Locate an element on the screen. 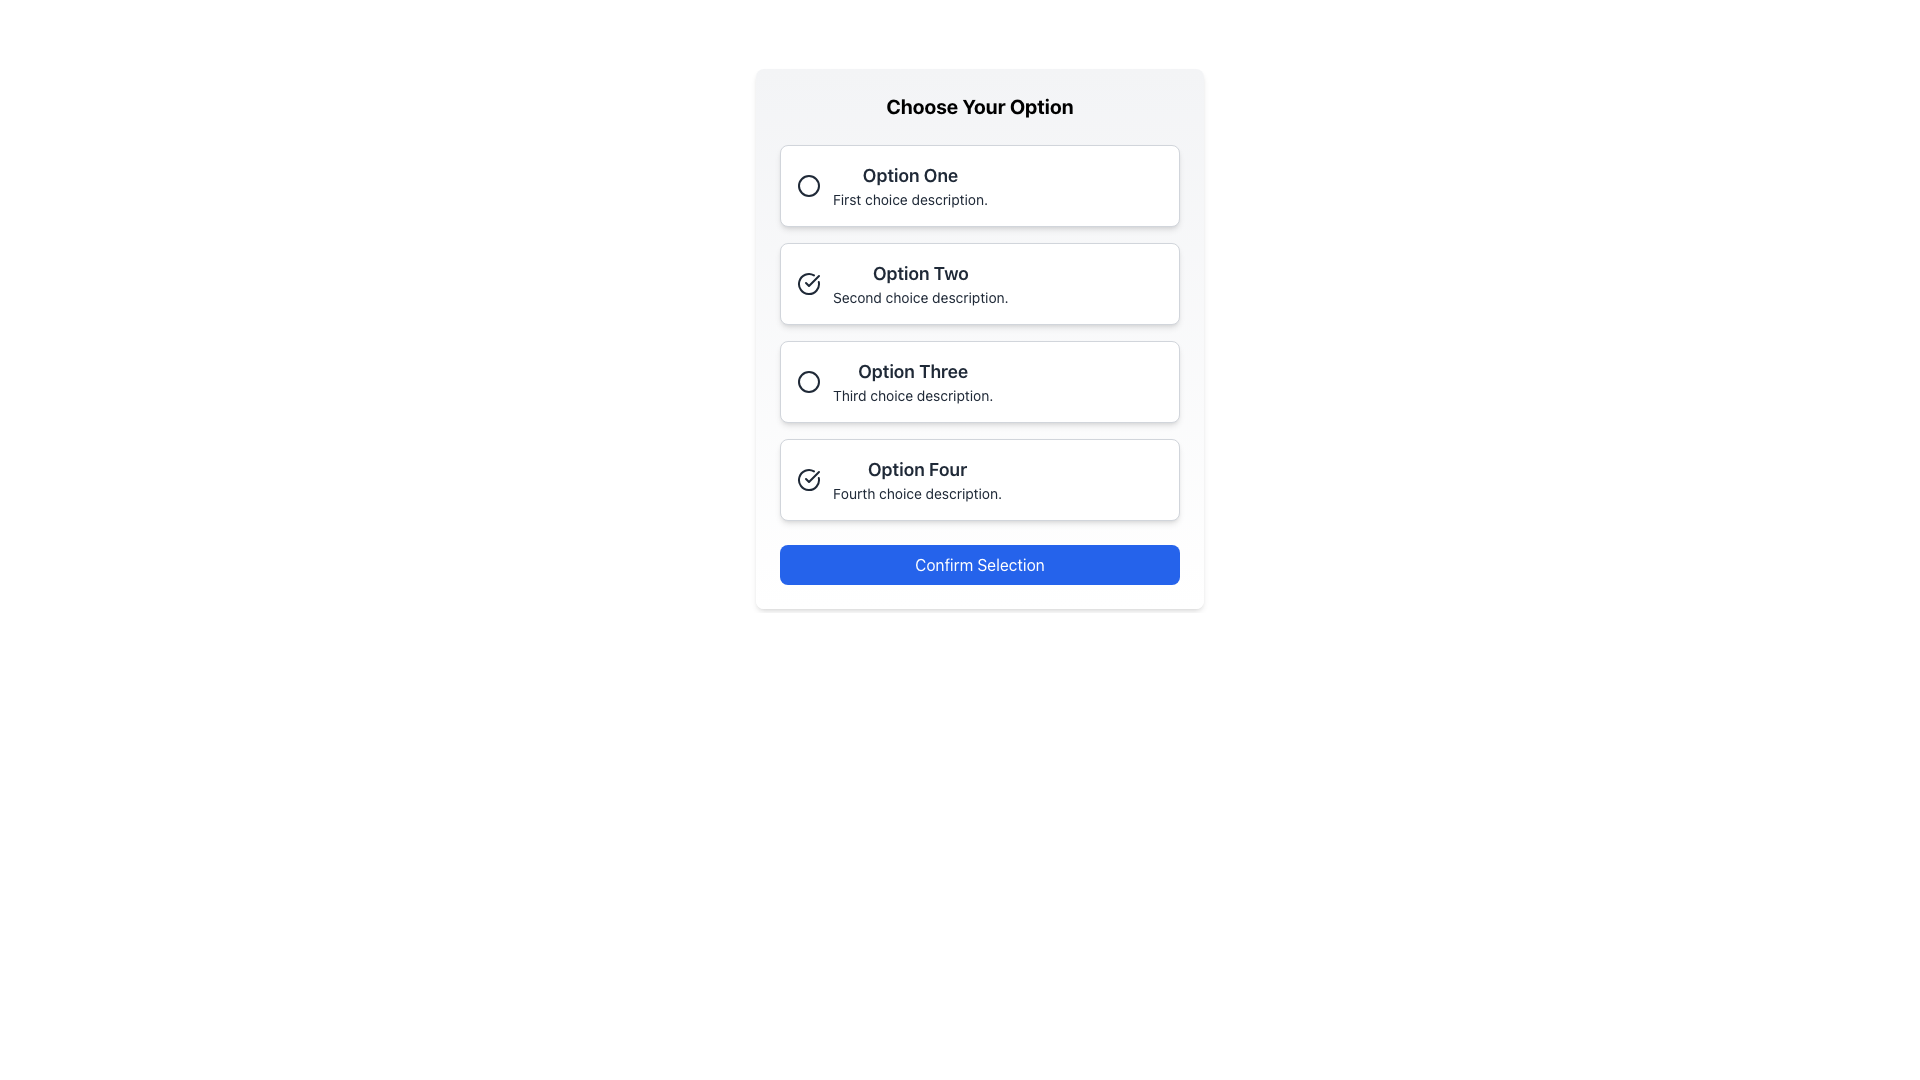 The width and height of the screenshot is (1920, 1080). the text label reading 'Third choice description.' which is styled as a subtitle below the title 'Option Three' is located at coordinates (912, 396).